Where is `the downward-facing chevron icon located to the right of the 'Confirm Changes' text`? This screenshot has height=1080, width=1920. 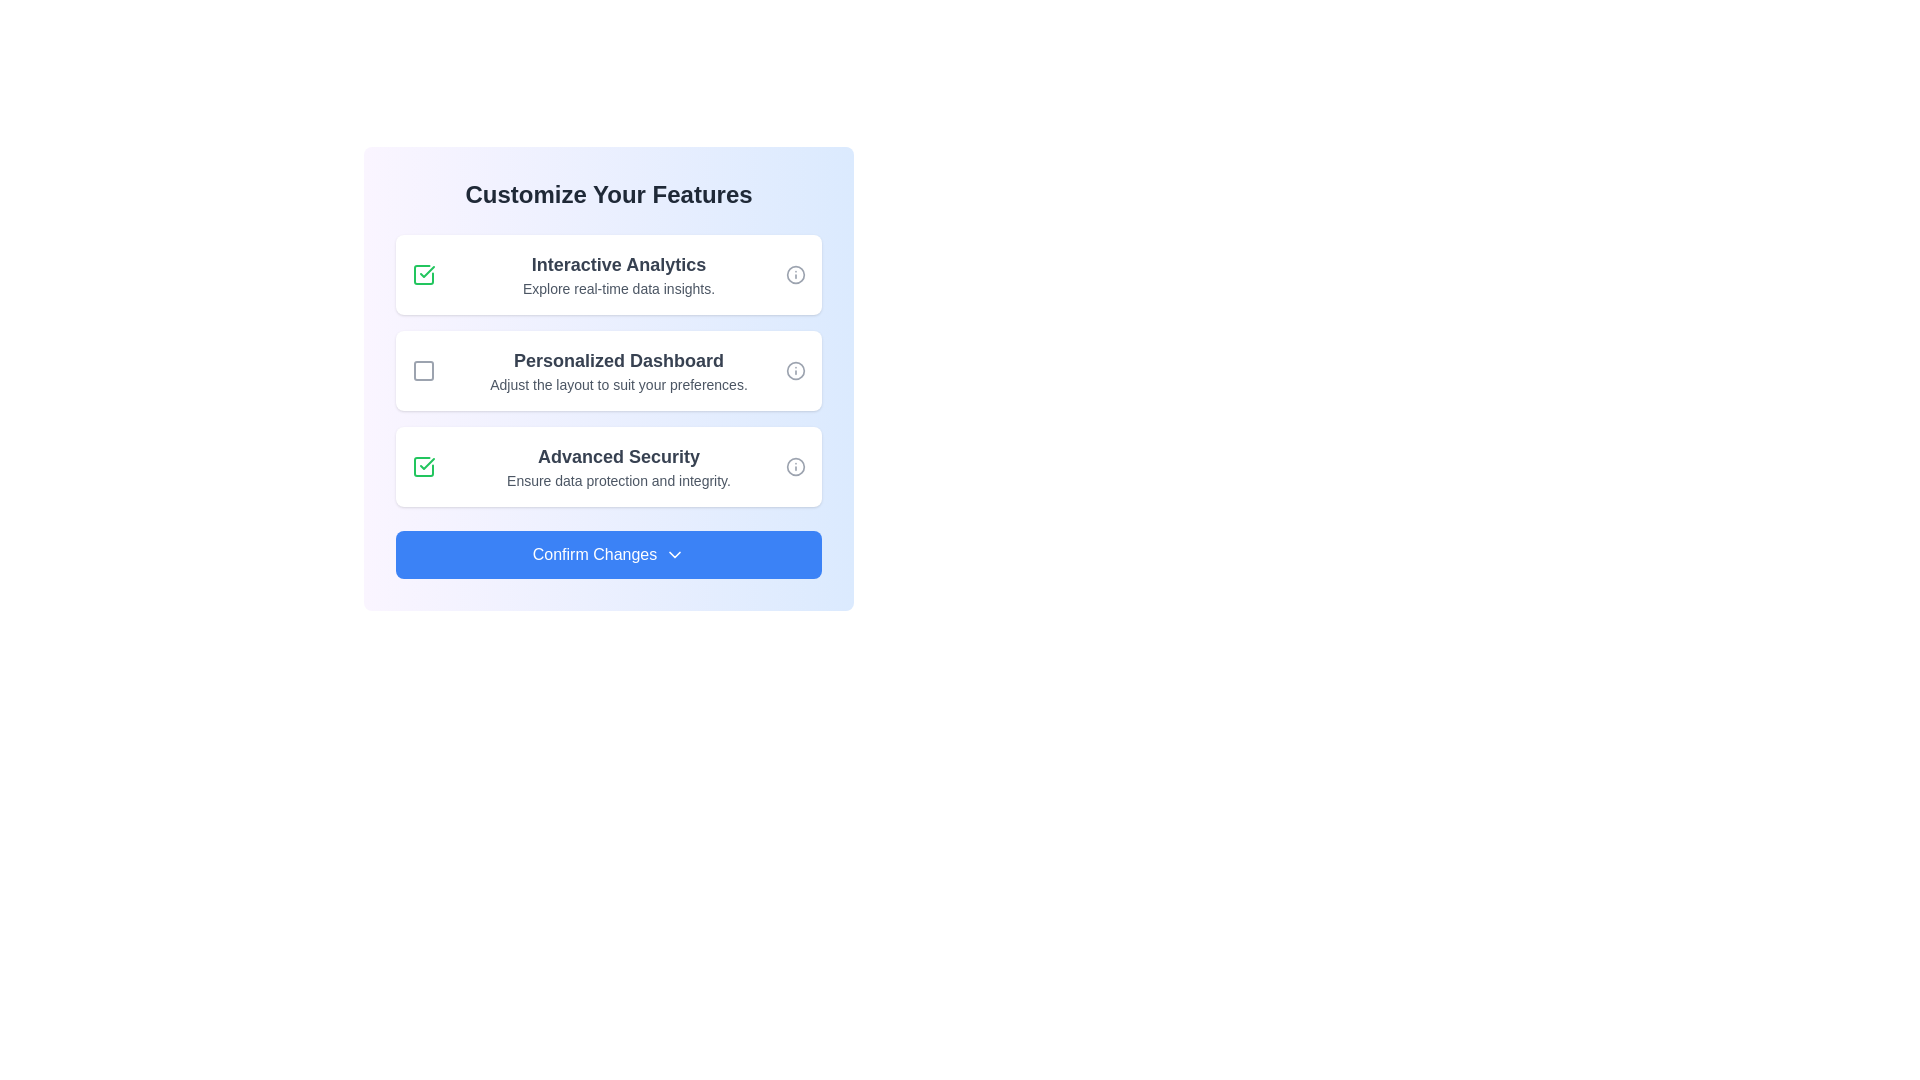 the downward-facing chevron icon located to the right of the 'Confirm Changes' text is located at coordinates (675, 555).